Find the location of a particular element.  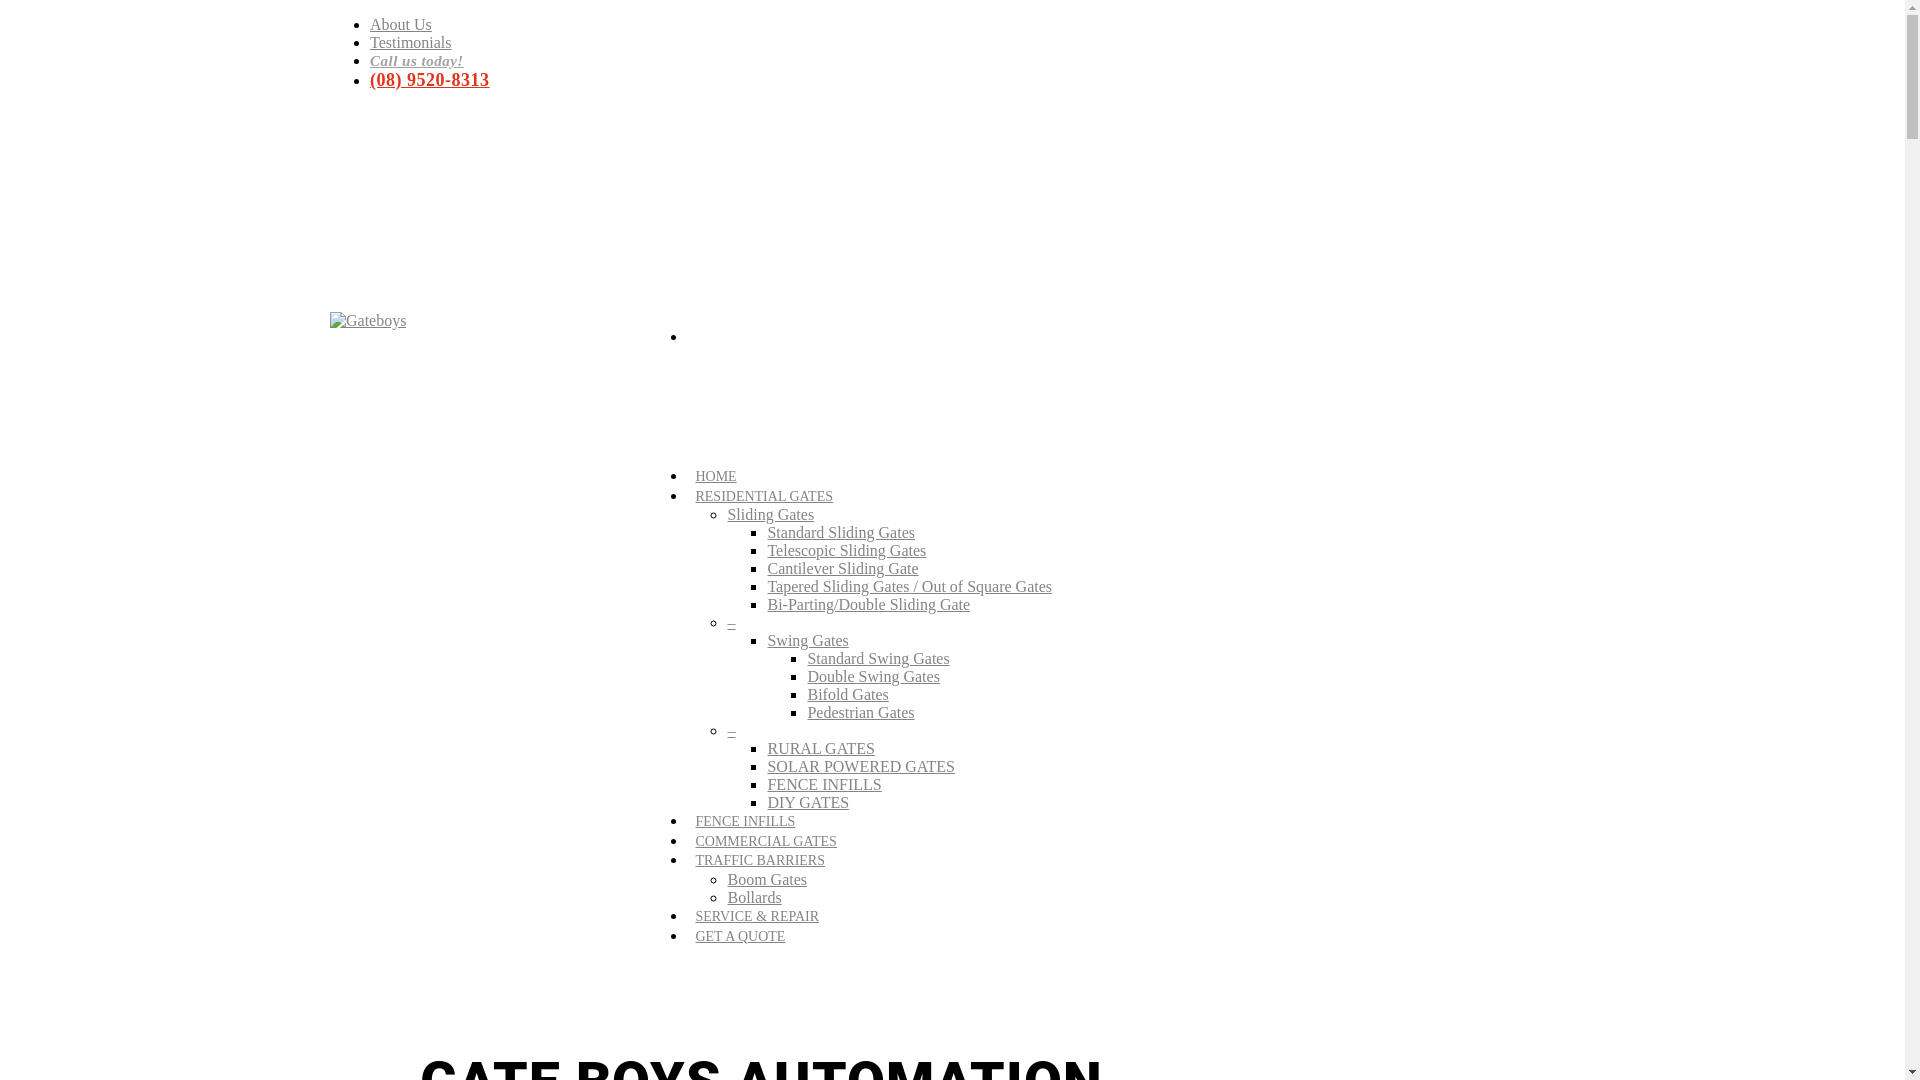

'Testimonials' is located at coordinates (410, 42).